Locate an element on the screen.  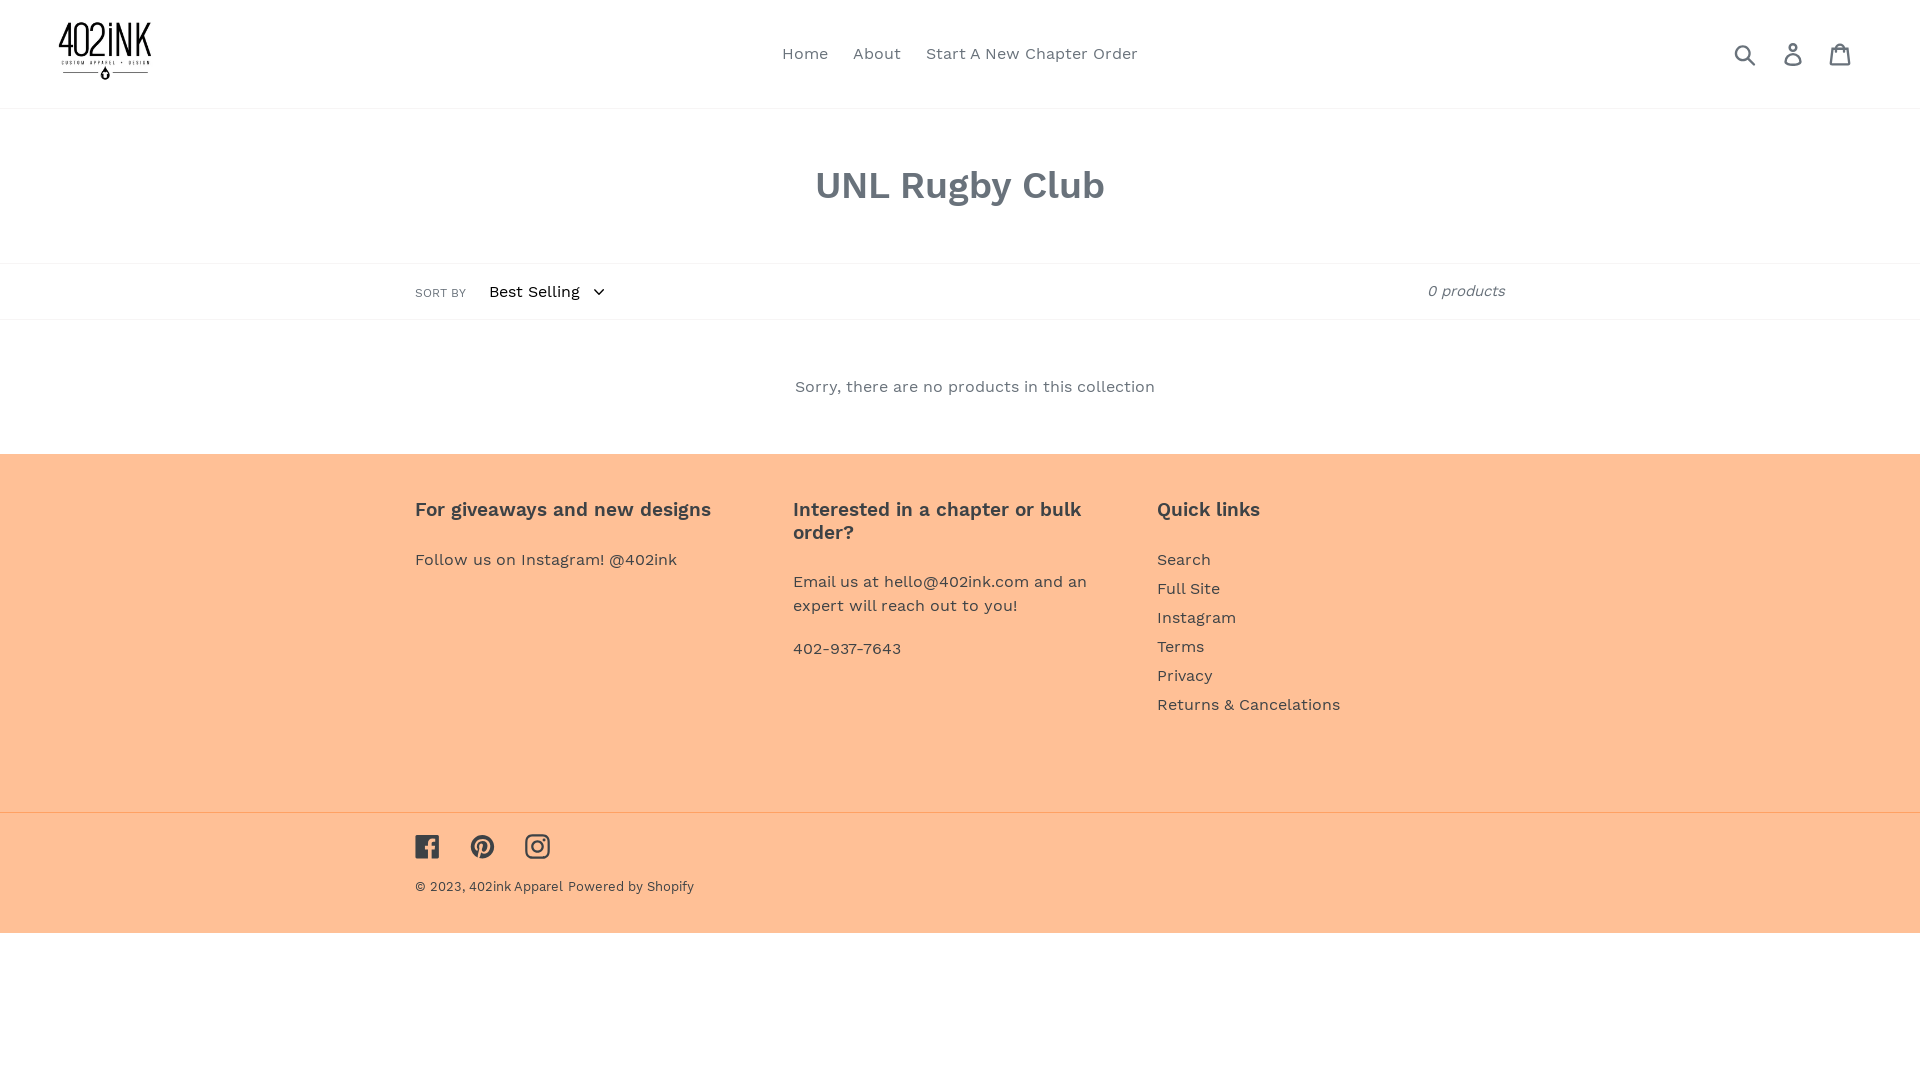
'Returns & Cancelations' is located at coordinates (1247, 703).